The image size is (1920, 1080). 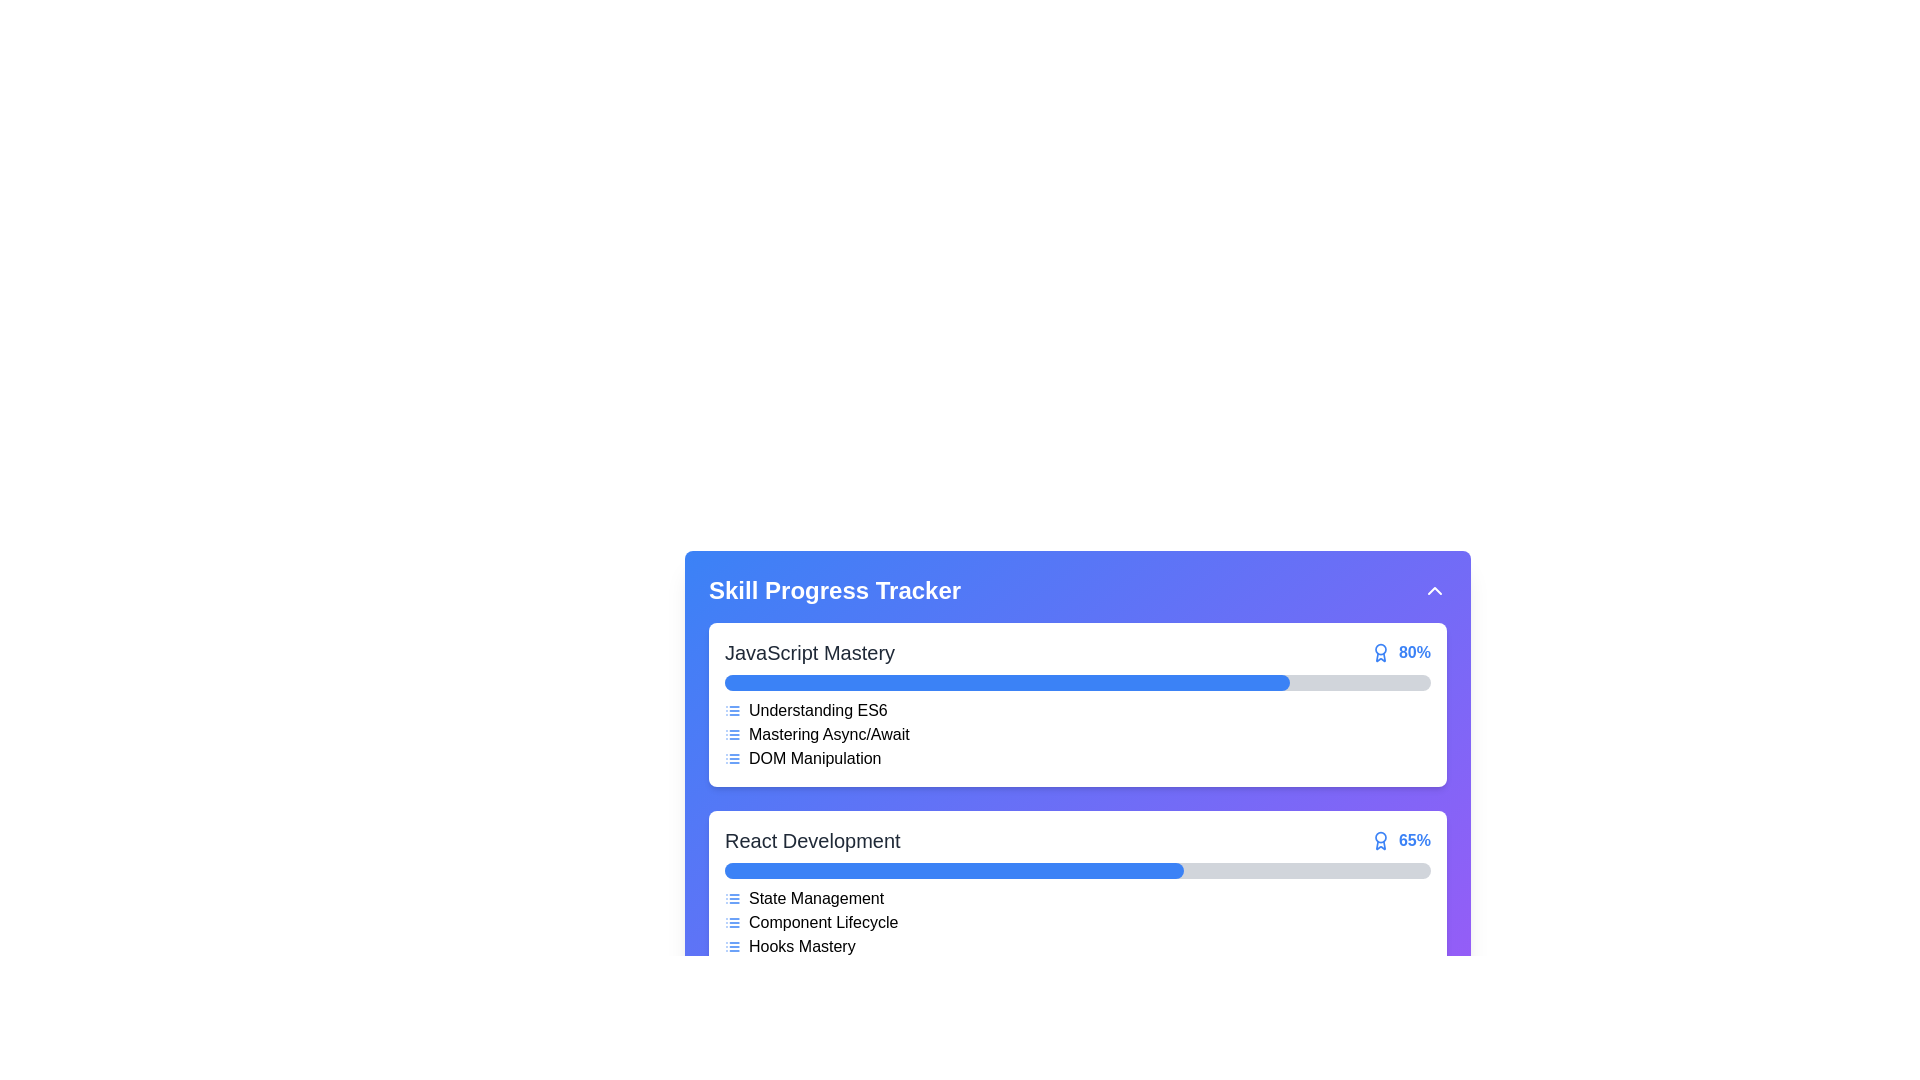 What do you see at coordinates (953, 870) in the screenshot?
I see `the filled portion of the progress bar segment for 'React Development', which is a blue horizontal bar with rounded ends, representing 65% completion` at bounding box center [953, 870].